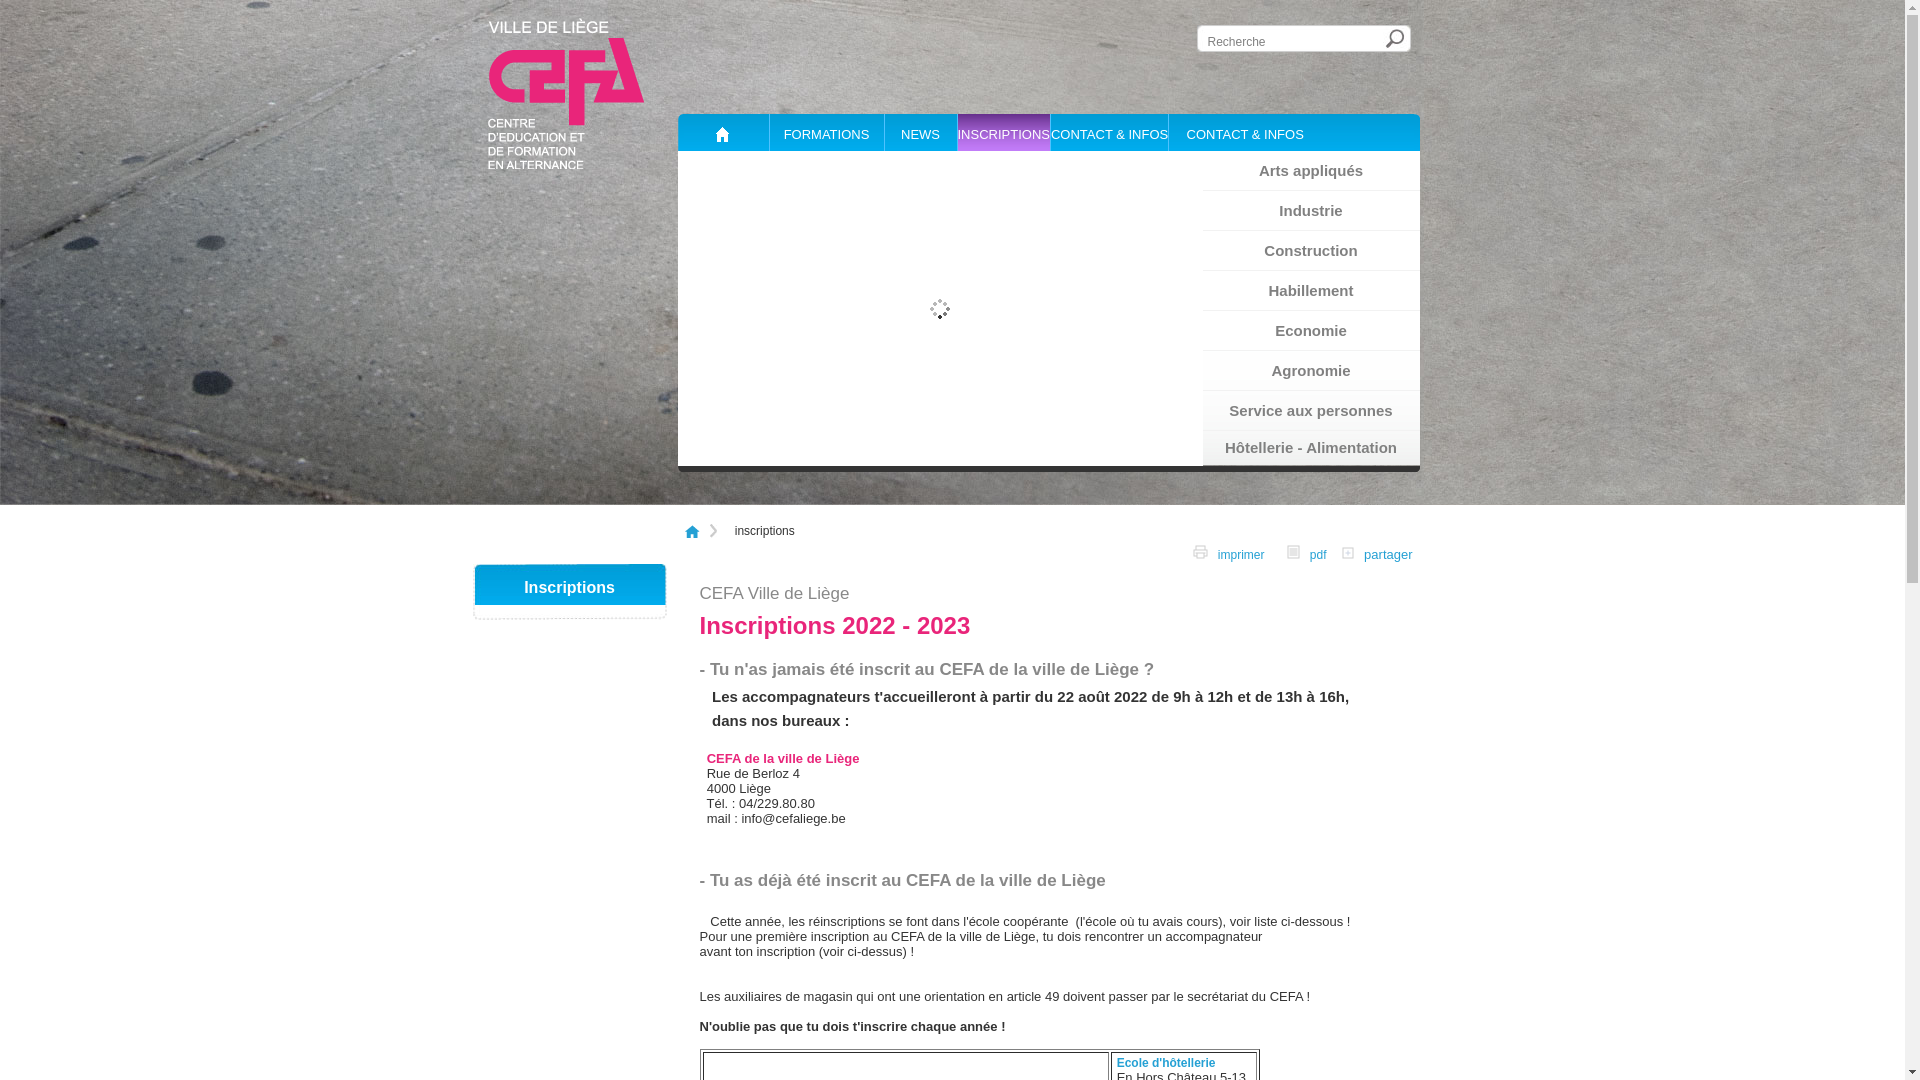 This screenshot has width=1920, height=1080. What do you see at coordinates (1002, 132) in the screenshot?
I see `'INSCRIPTIONS'` at bounding box center [1002, 132].